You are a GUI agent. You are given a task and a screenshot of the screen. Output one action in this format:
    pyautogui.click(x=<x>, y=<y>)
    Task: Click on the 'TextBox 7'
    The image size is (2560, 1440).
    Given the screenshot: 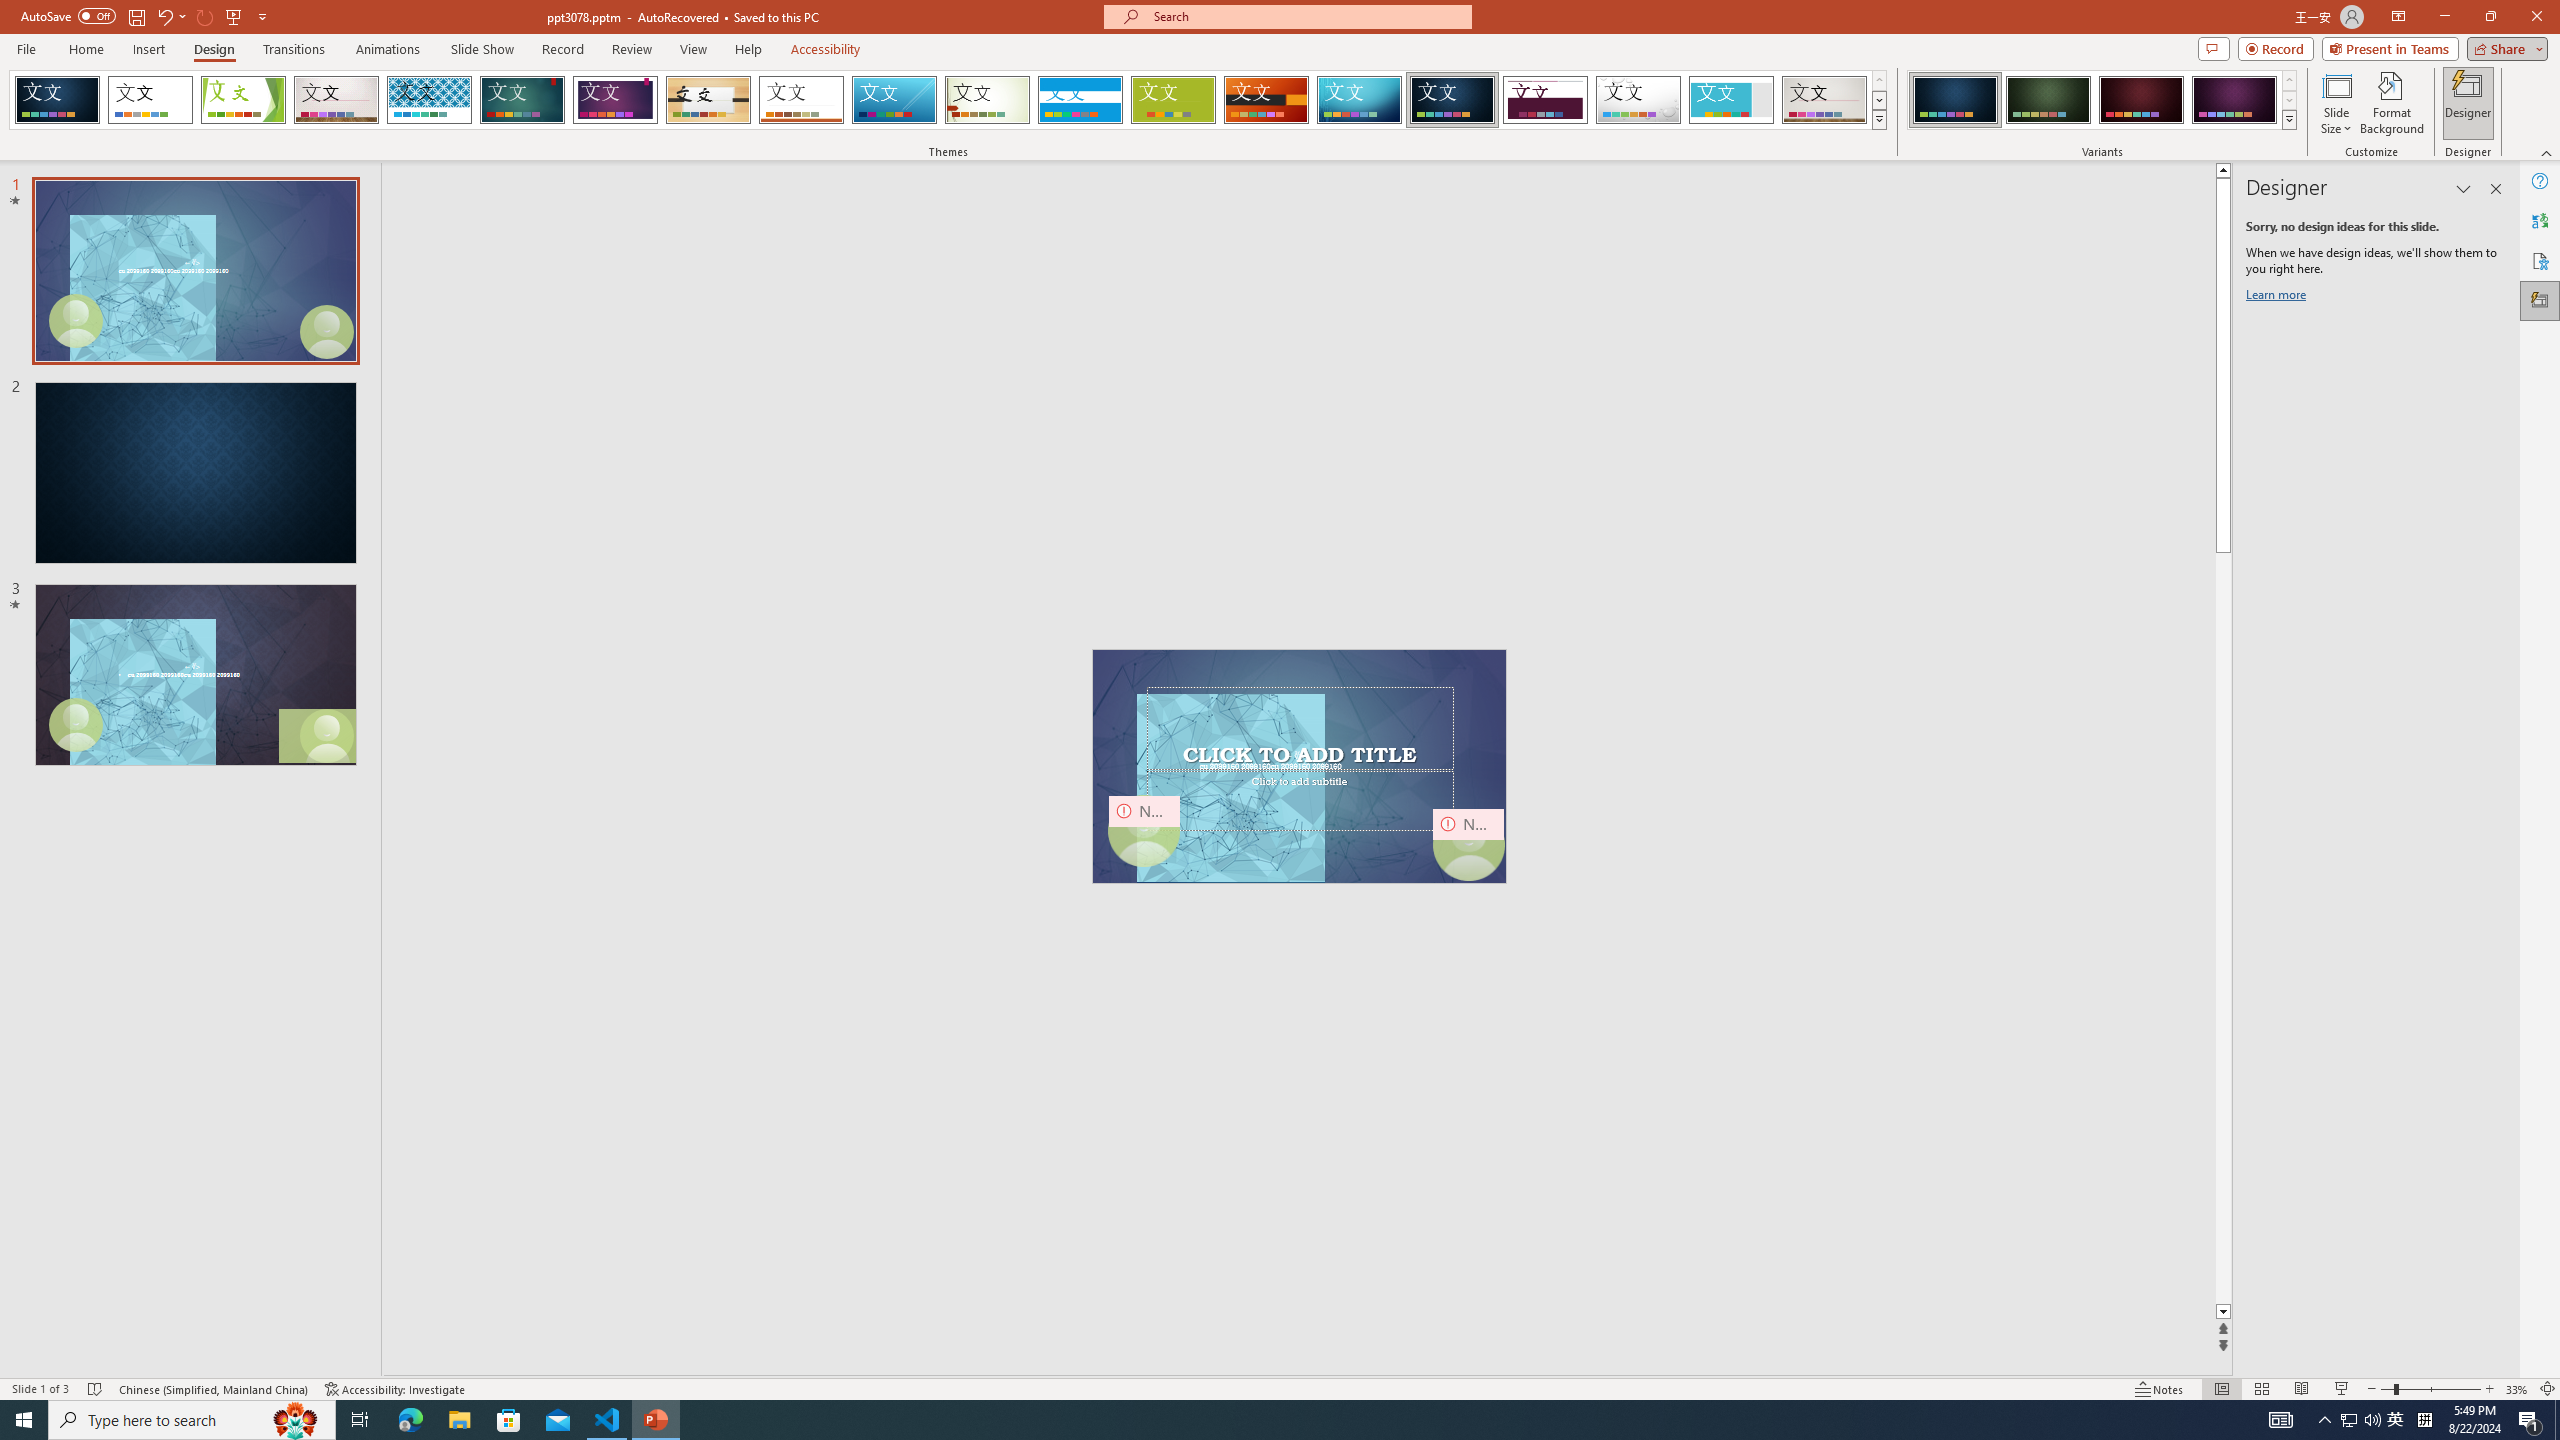 What is the action you would take?
    pyautogui.click(x=1295, y=755)
    